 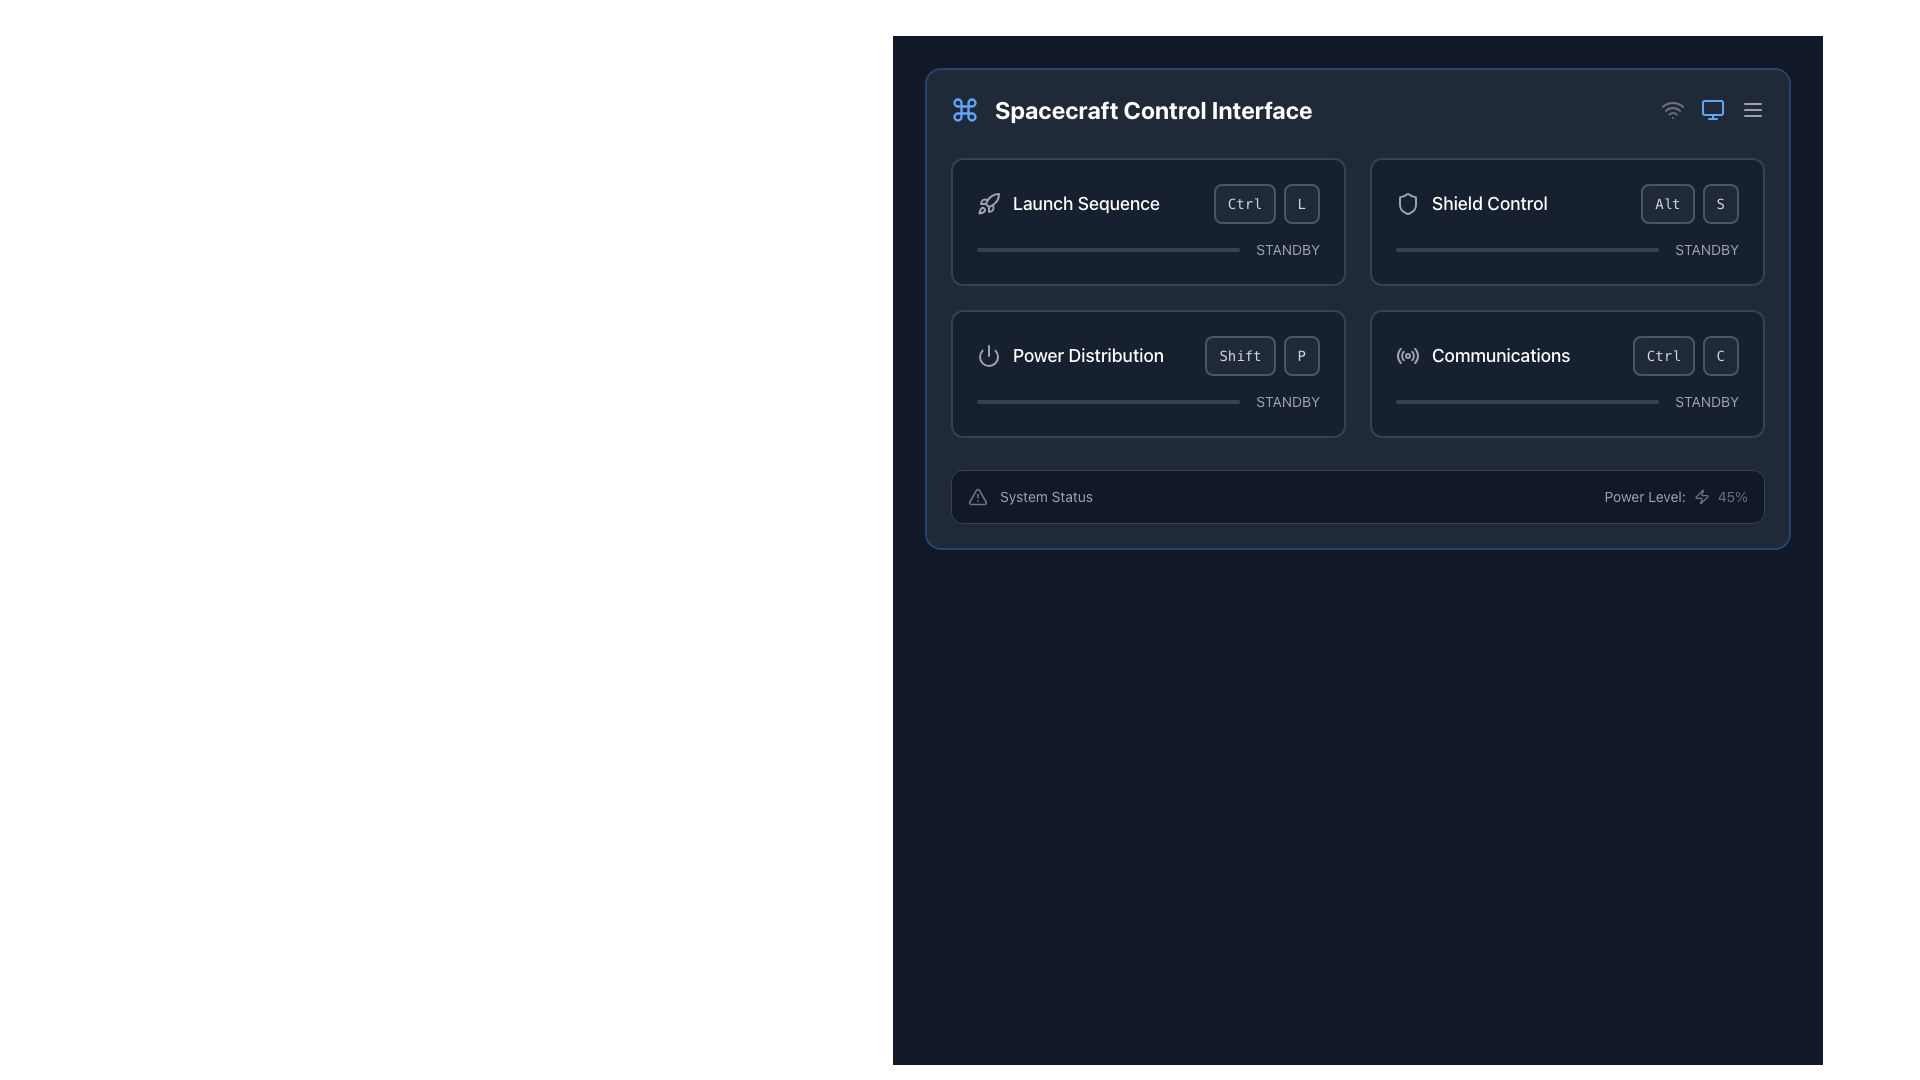 I want to click on the small gray rocket icon located to the left of the 'Launch Sequence' text in the header row, so click(x=988, y=204).